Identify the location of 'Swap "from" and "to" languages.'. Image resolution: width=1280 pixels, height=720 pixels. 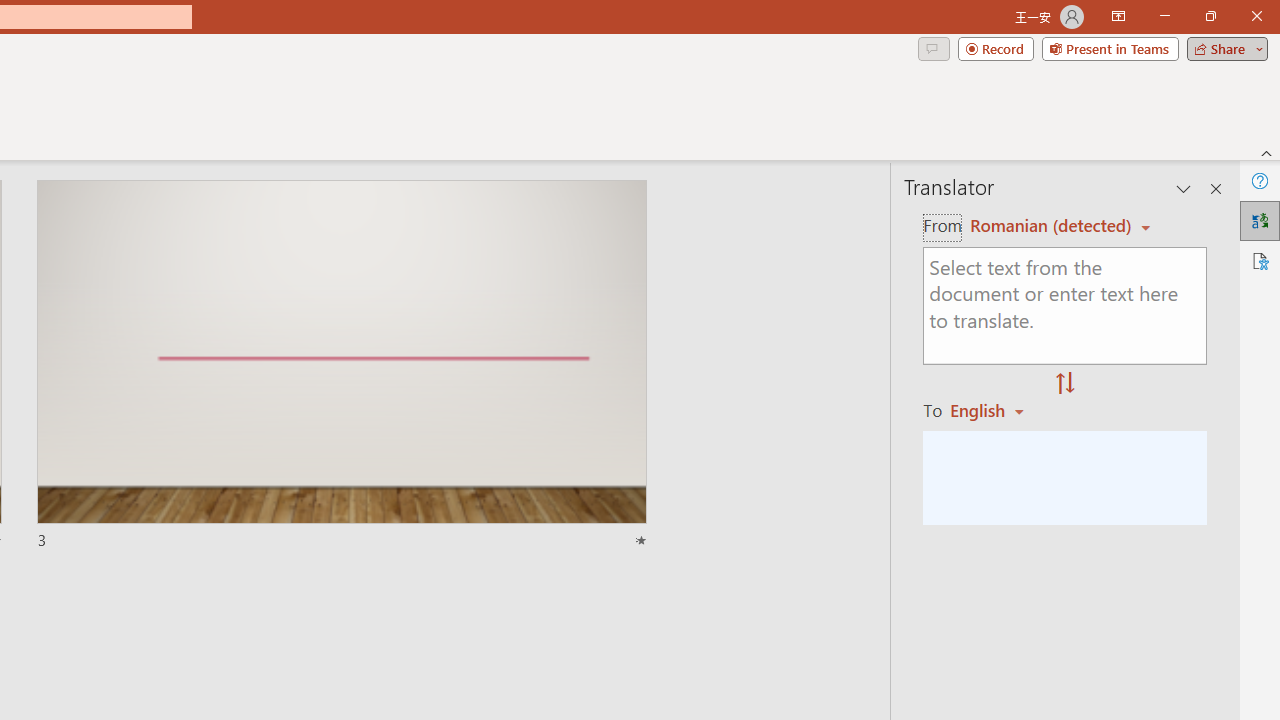
(1064, 384).